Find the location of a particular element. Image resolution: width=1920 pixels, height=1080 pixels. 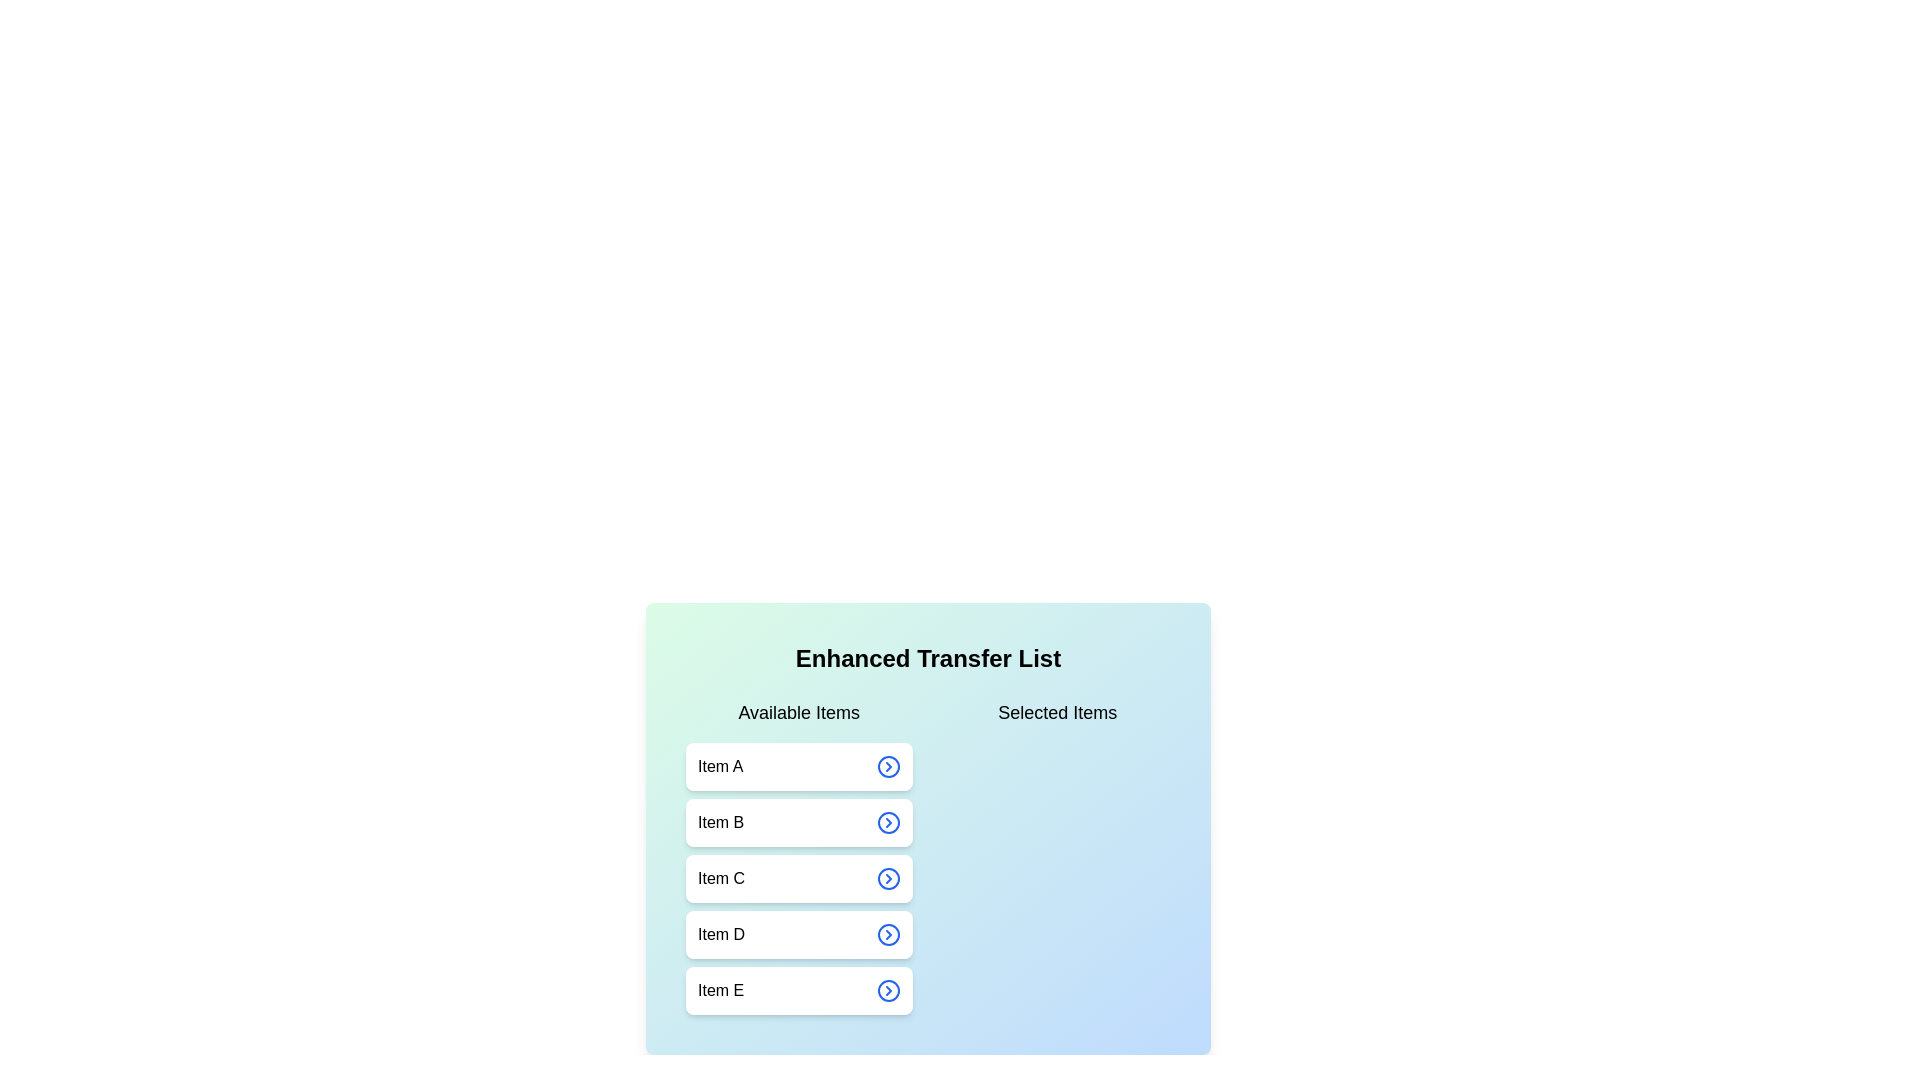

arrow button next to Item A in the available list to transfer it to the selected list is located at coordinates (887, 766).